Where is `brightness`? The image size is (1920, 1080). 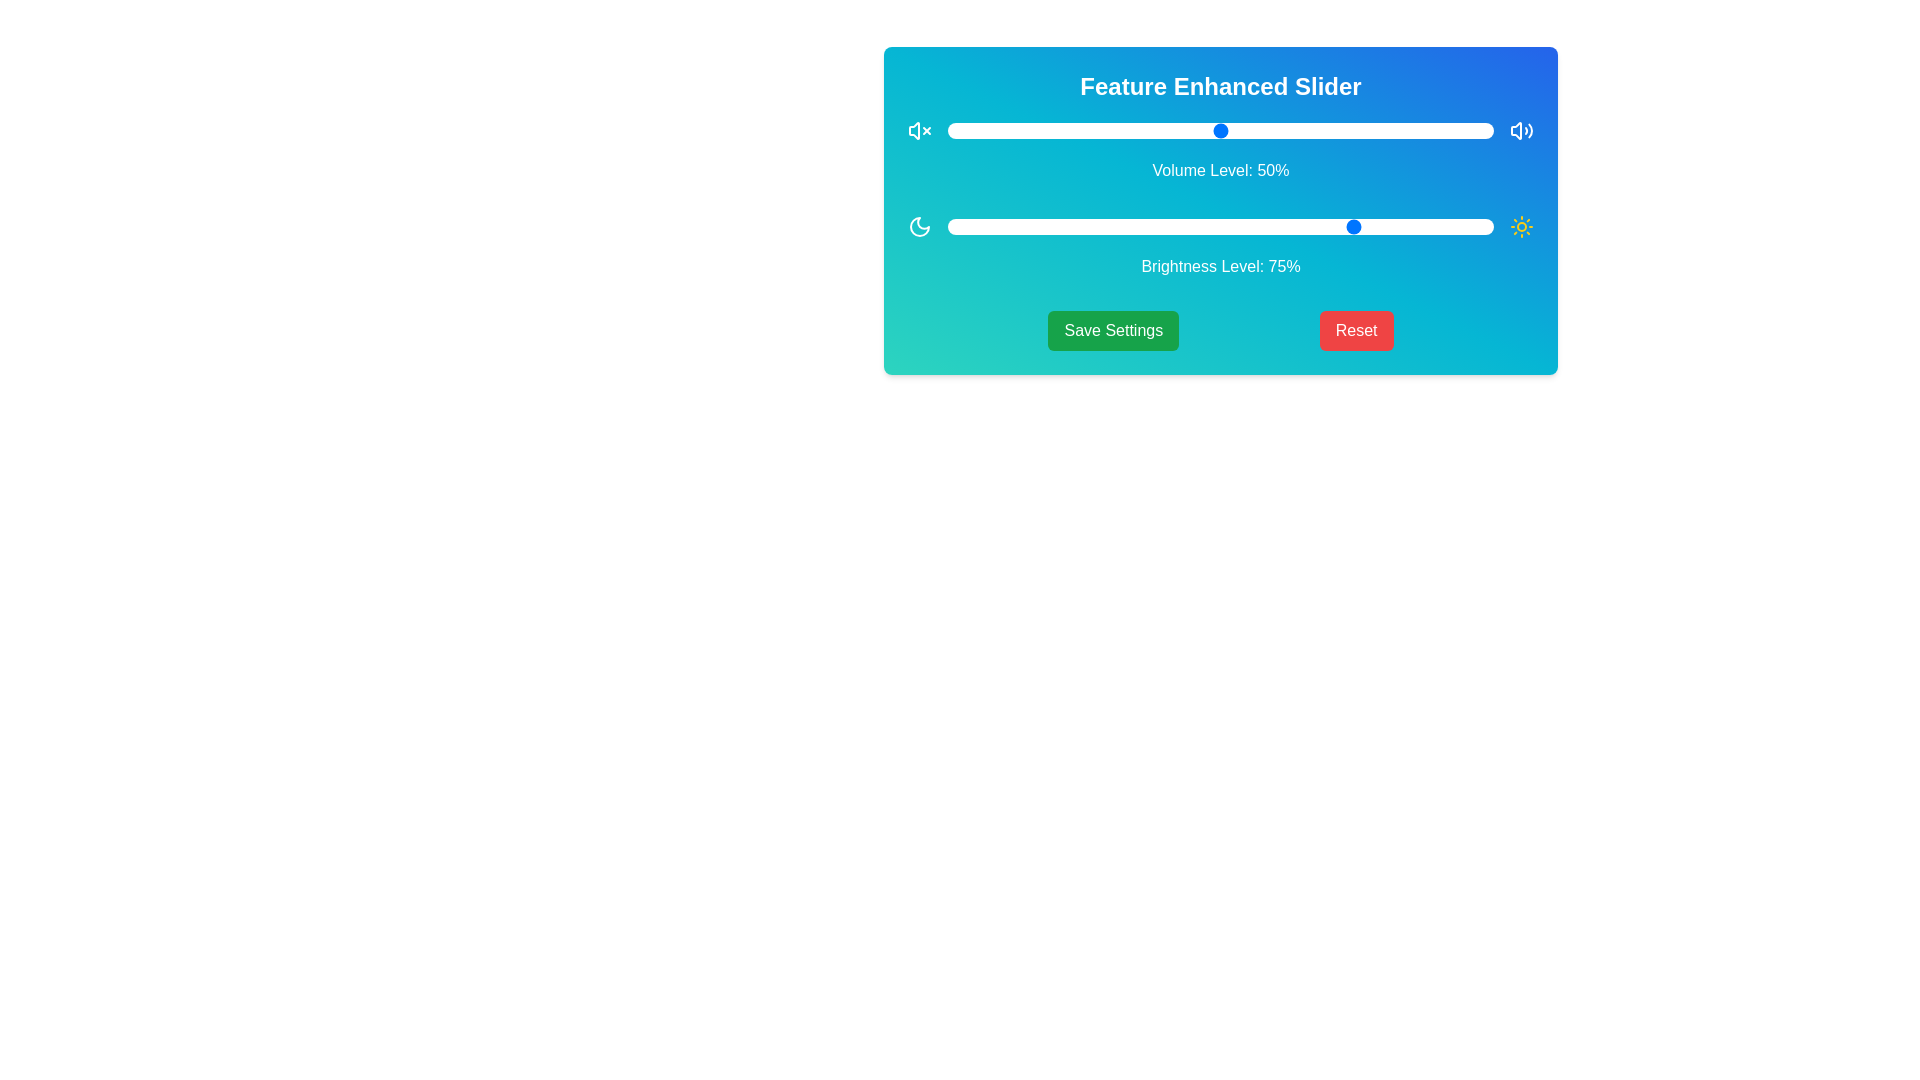
brightness is located at coordinates (1155, 226).